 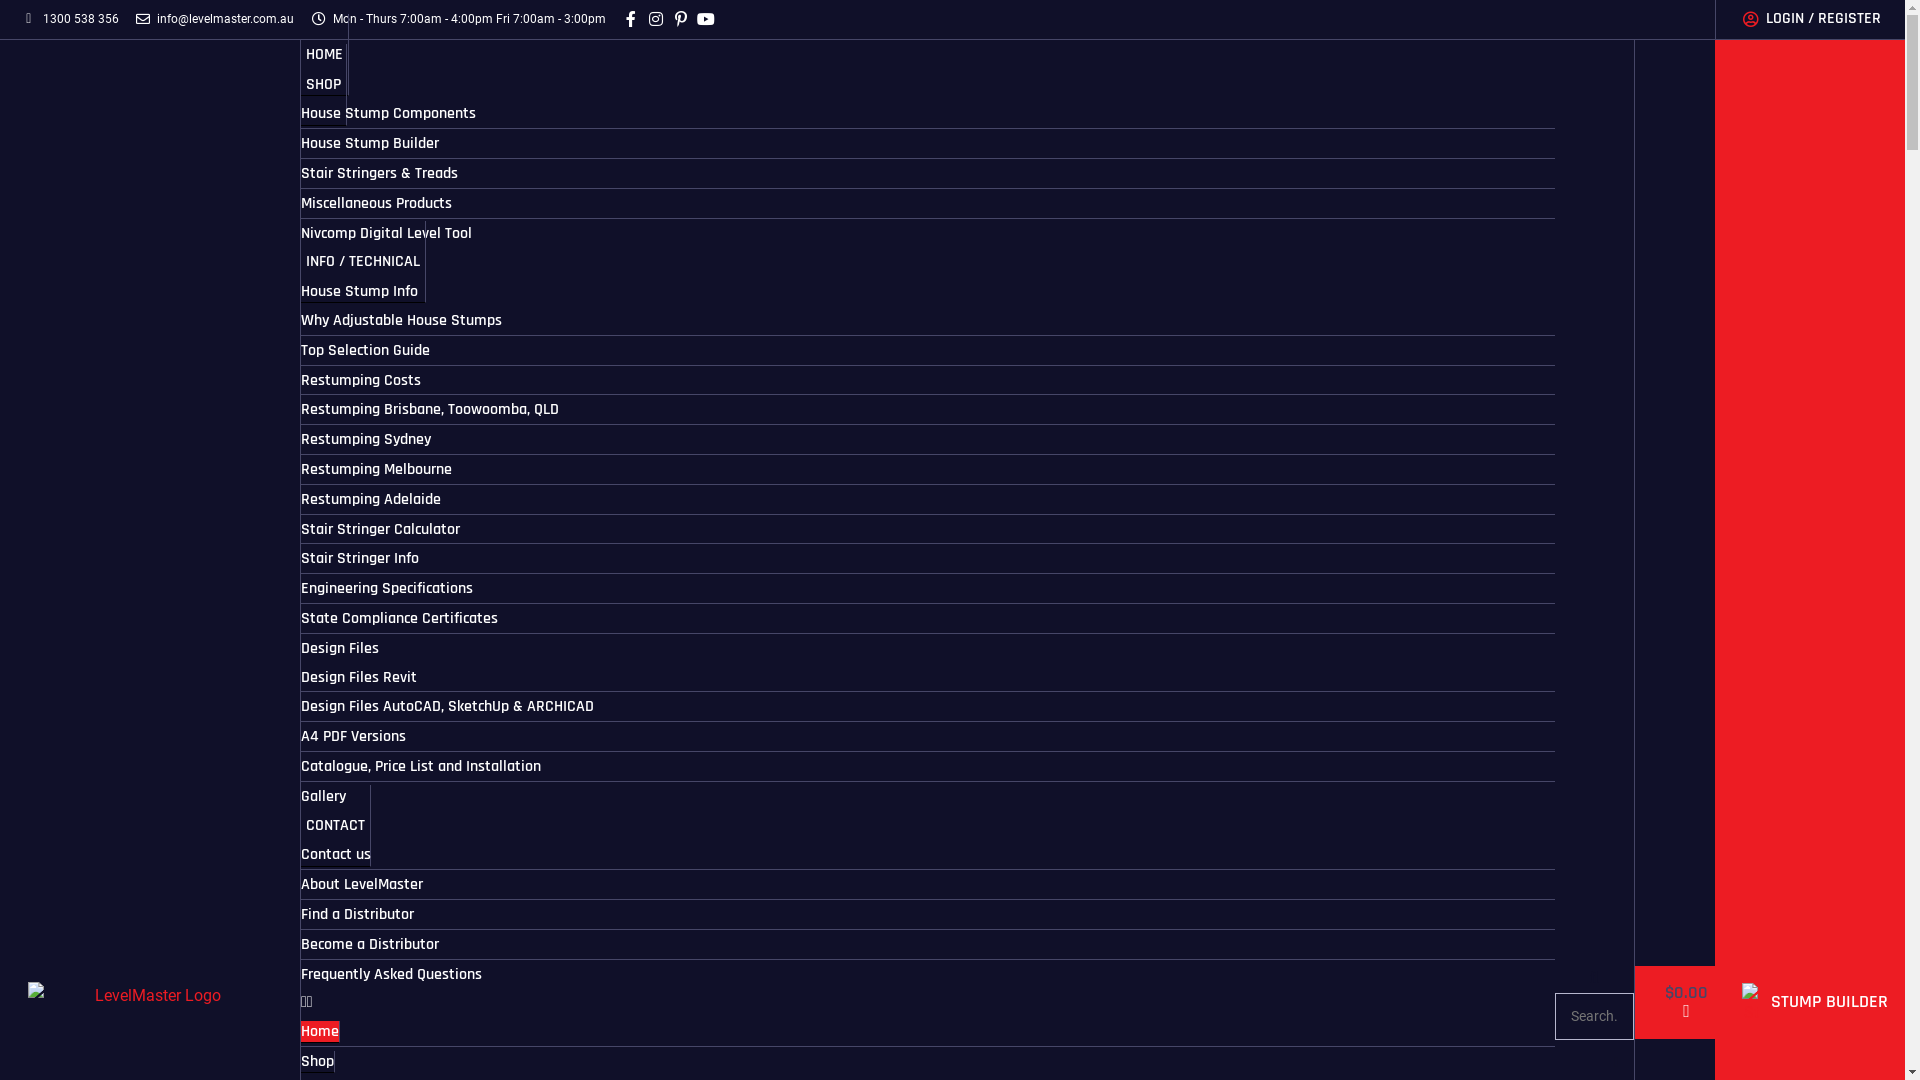 I want to click on 'INFO / TECHNICAL', so click(x=300, y=261).